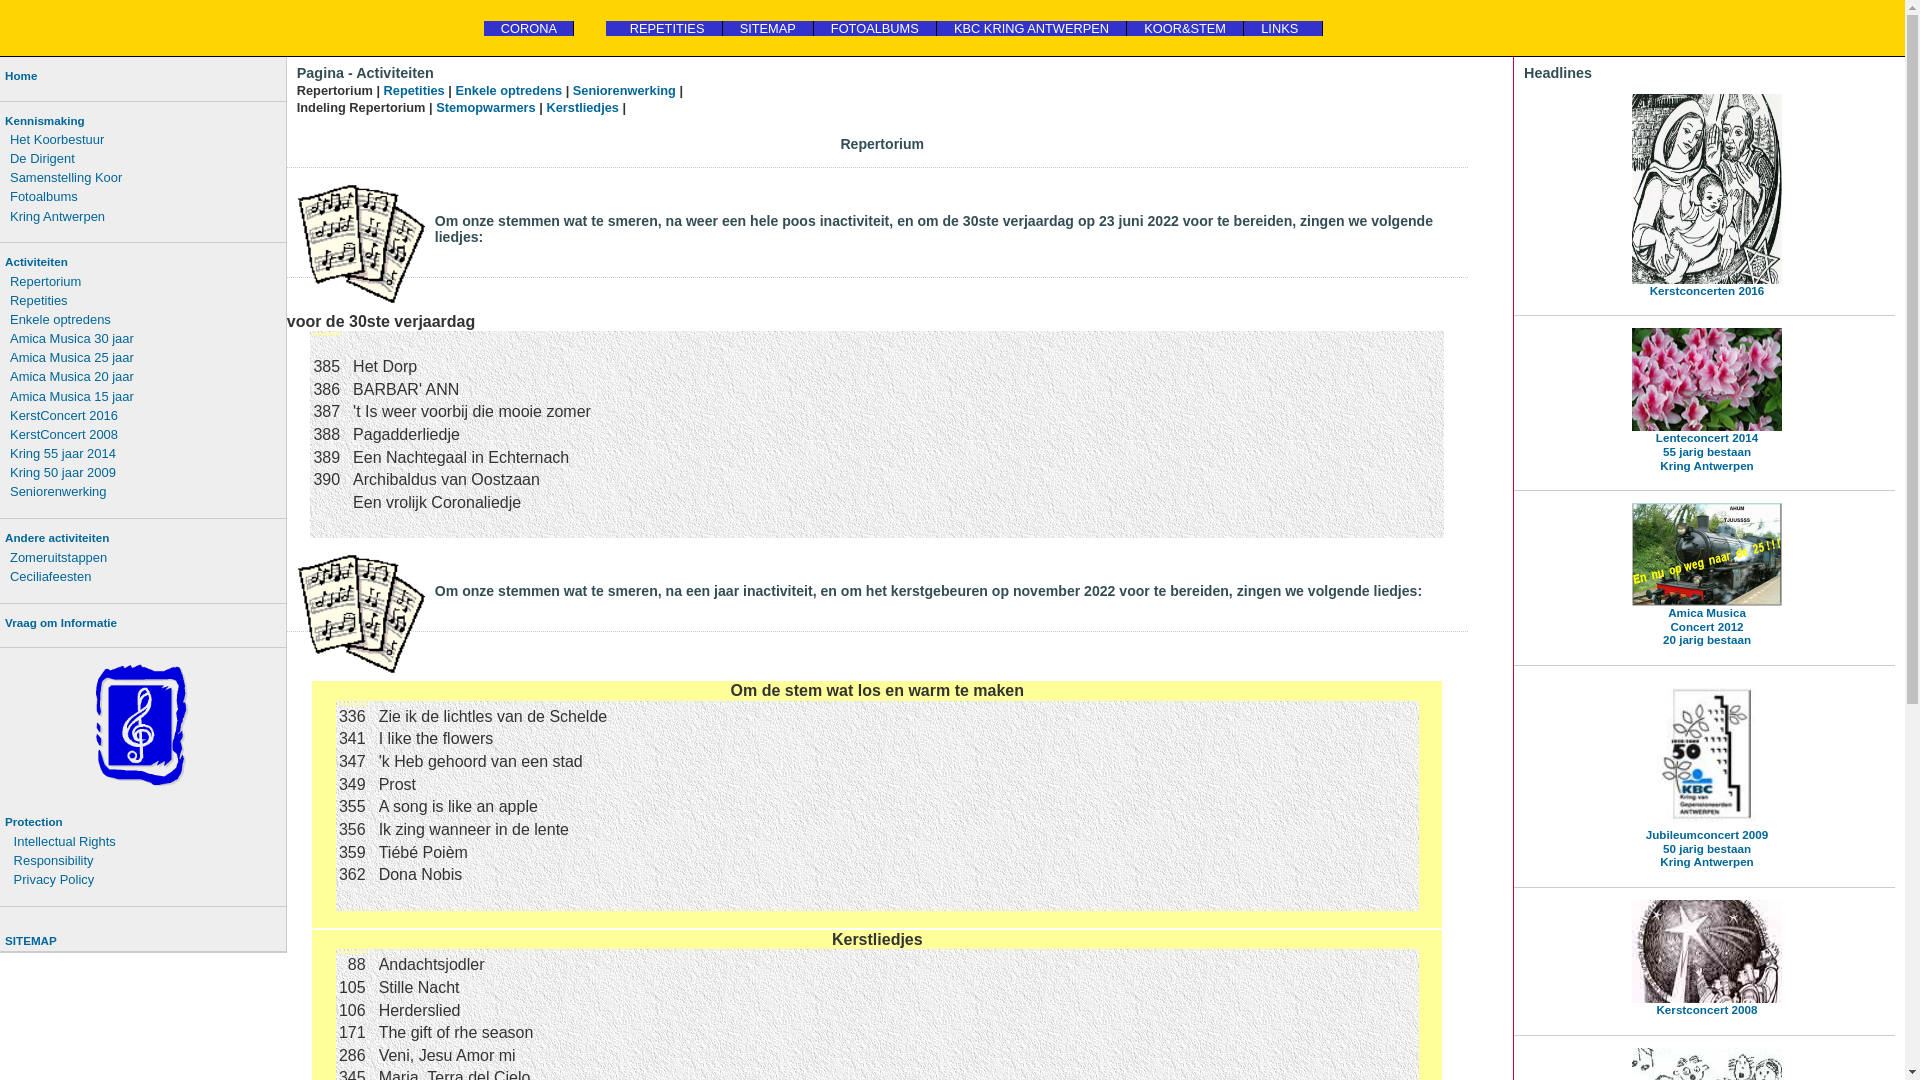 The height and width of the screenshot is (1080, 1920). Describe the element at coordinates (1185, 28) in the screenshot. I see `'  KOOR&STEM  '` at that location.